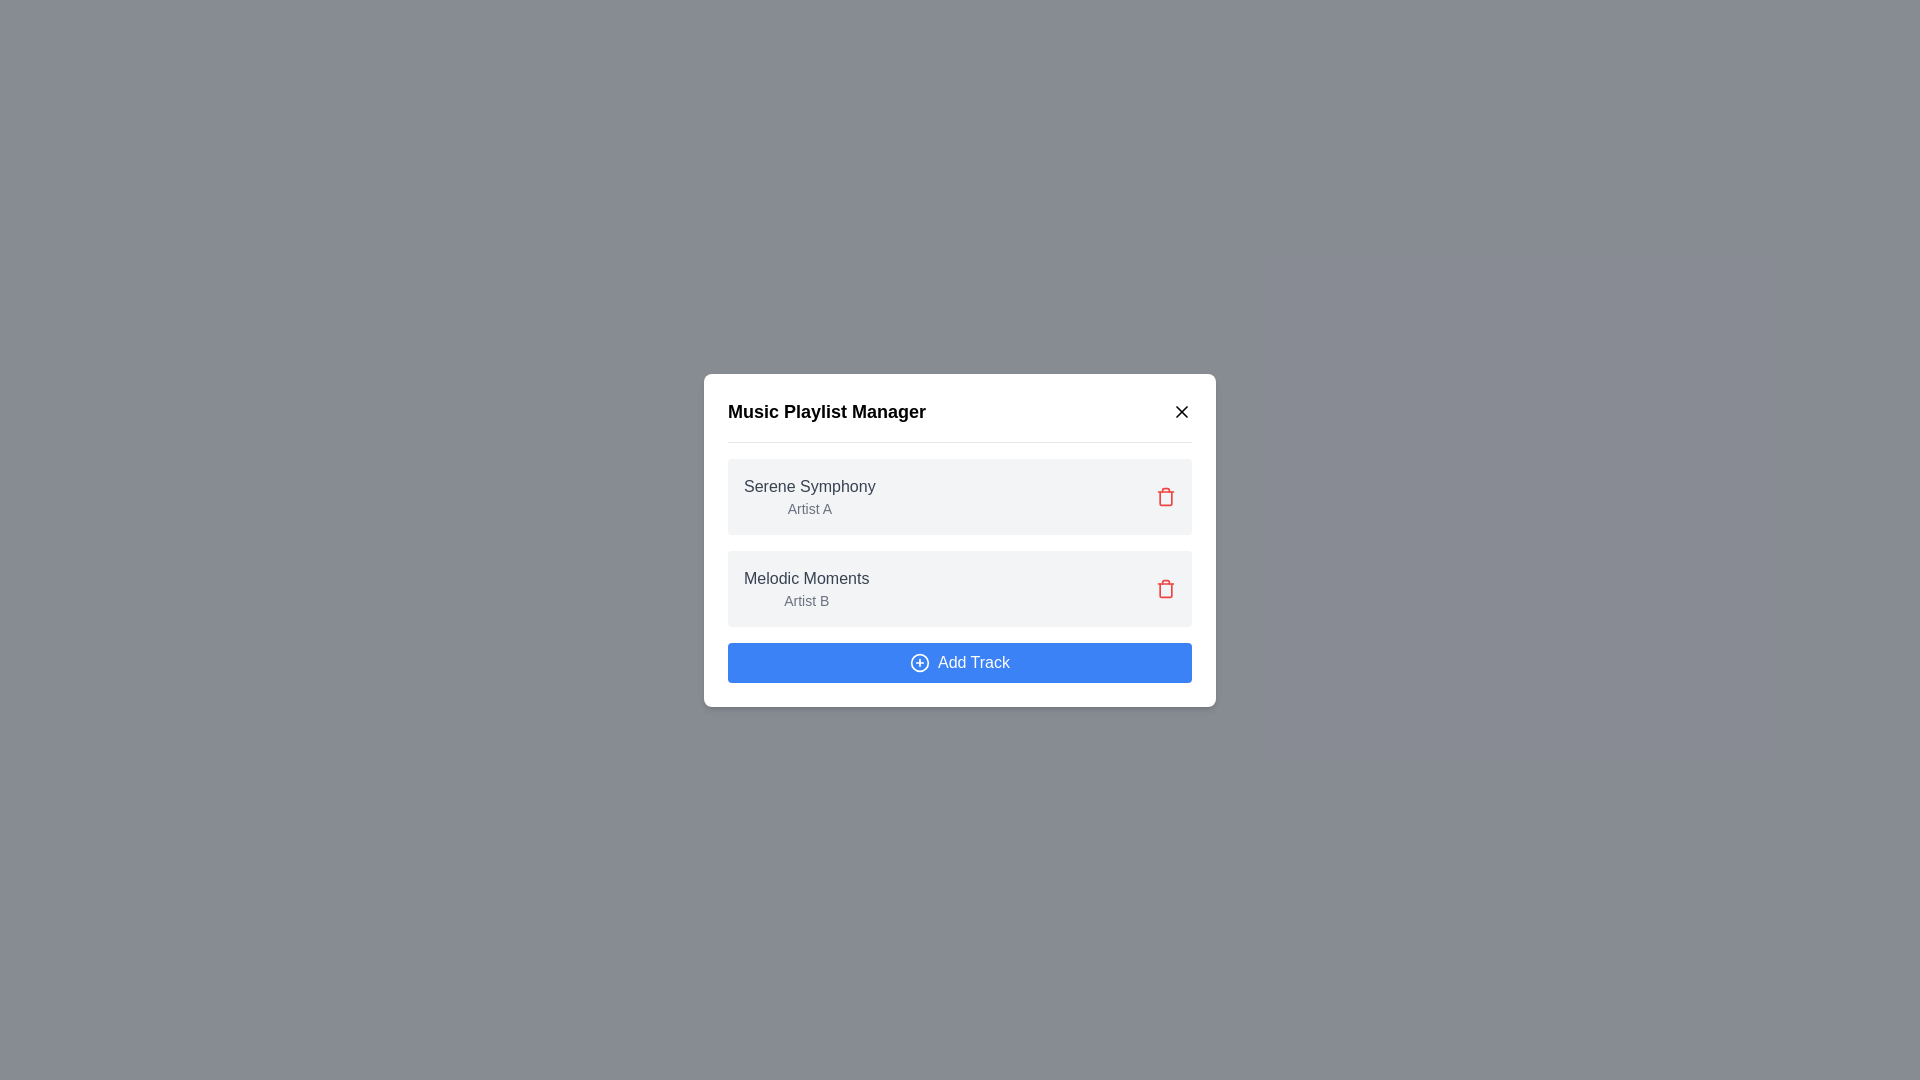 The image size is (1920, 1080). I want to click on the icon button in the upper-right corner of the track entry labeled 'Serene Symphony', so click(1166, 495).